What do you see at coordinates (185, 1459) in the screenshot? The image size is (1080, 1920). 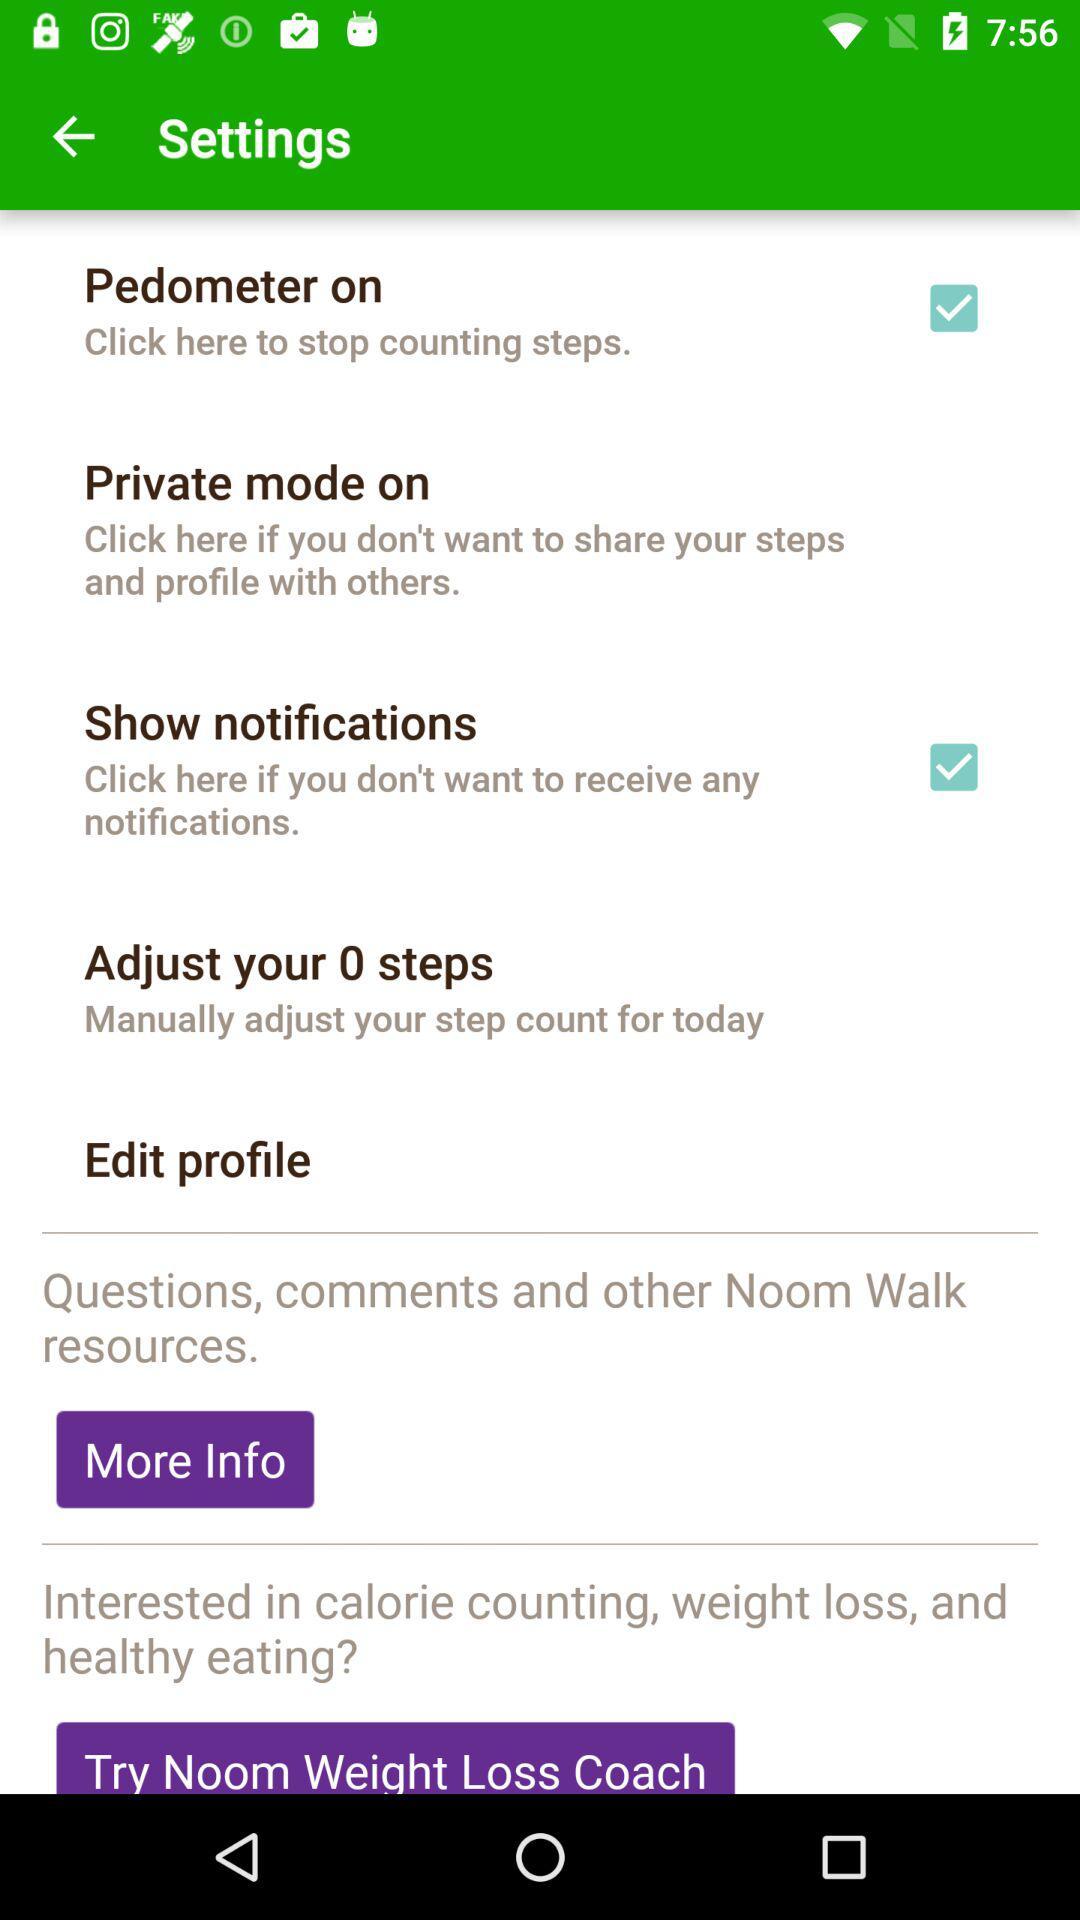 I see `item below the questions comments and item` at bounding box center [185, 1459].